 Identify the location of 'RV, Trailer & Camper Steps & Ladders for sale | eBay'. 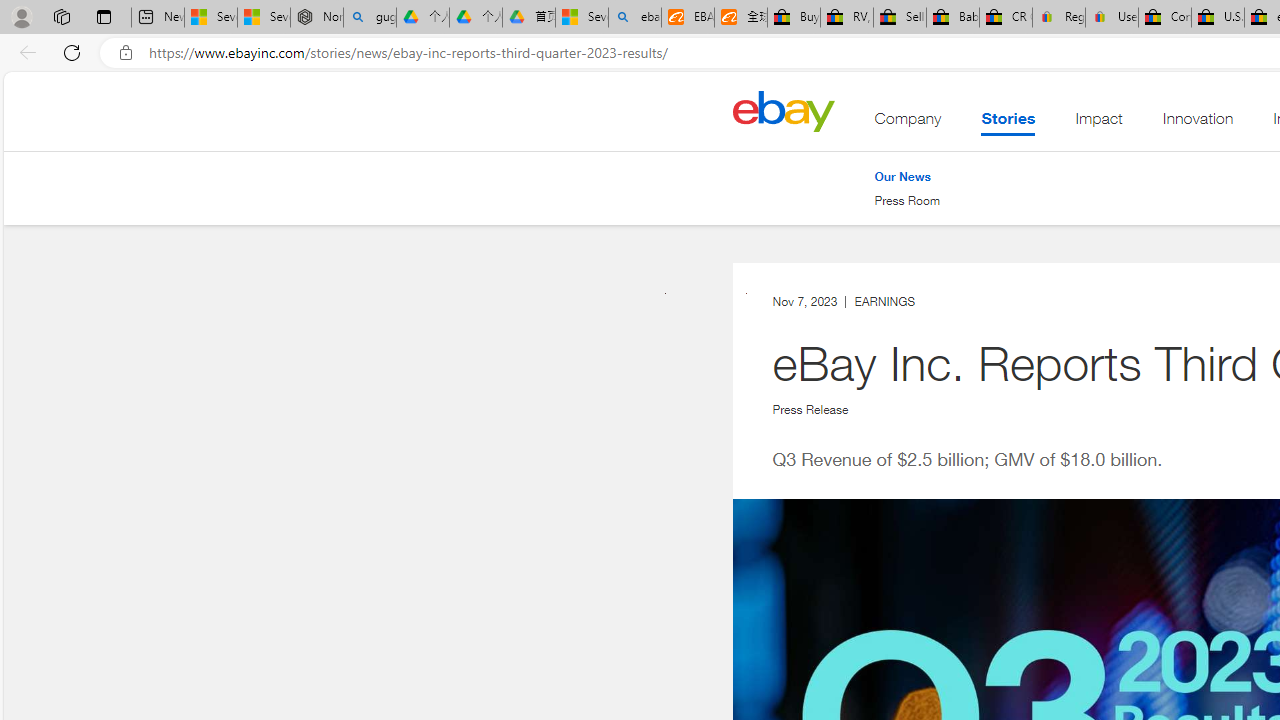
(846, 17).